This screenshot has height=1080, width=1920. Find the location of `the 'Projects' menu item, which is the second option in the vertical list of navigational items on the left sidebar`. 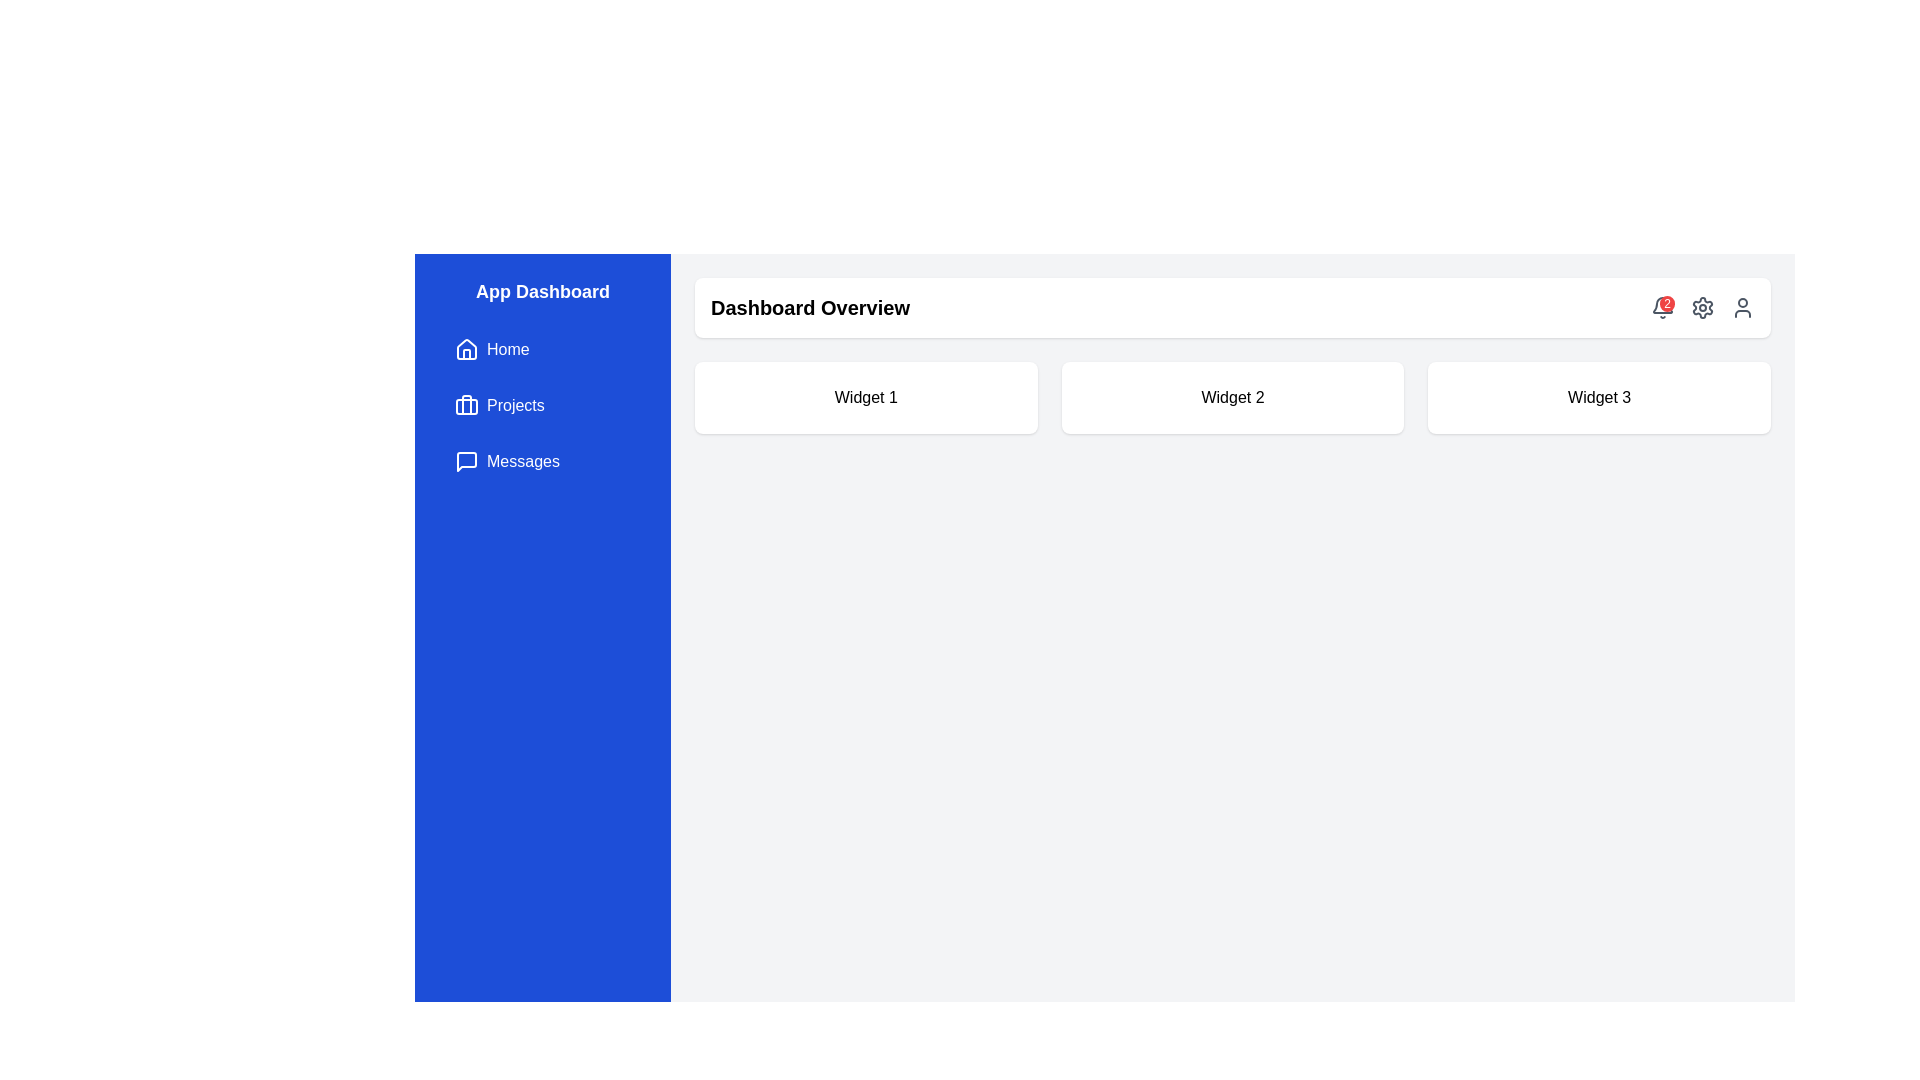

the 'Projects' menu item, which is the second option in the vertical list of navigational items on the left sidebar is located at coordinates (542, 405).